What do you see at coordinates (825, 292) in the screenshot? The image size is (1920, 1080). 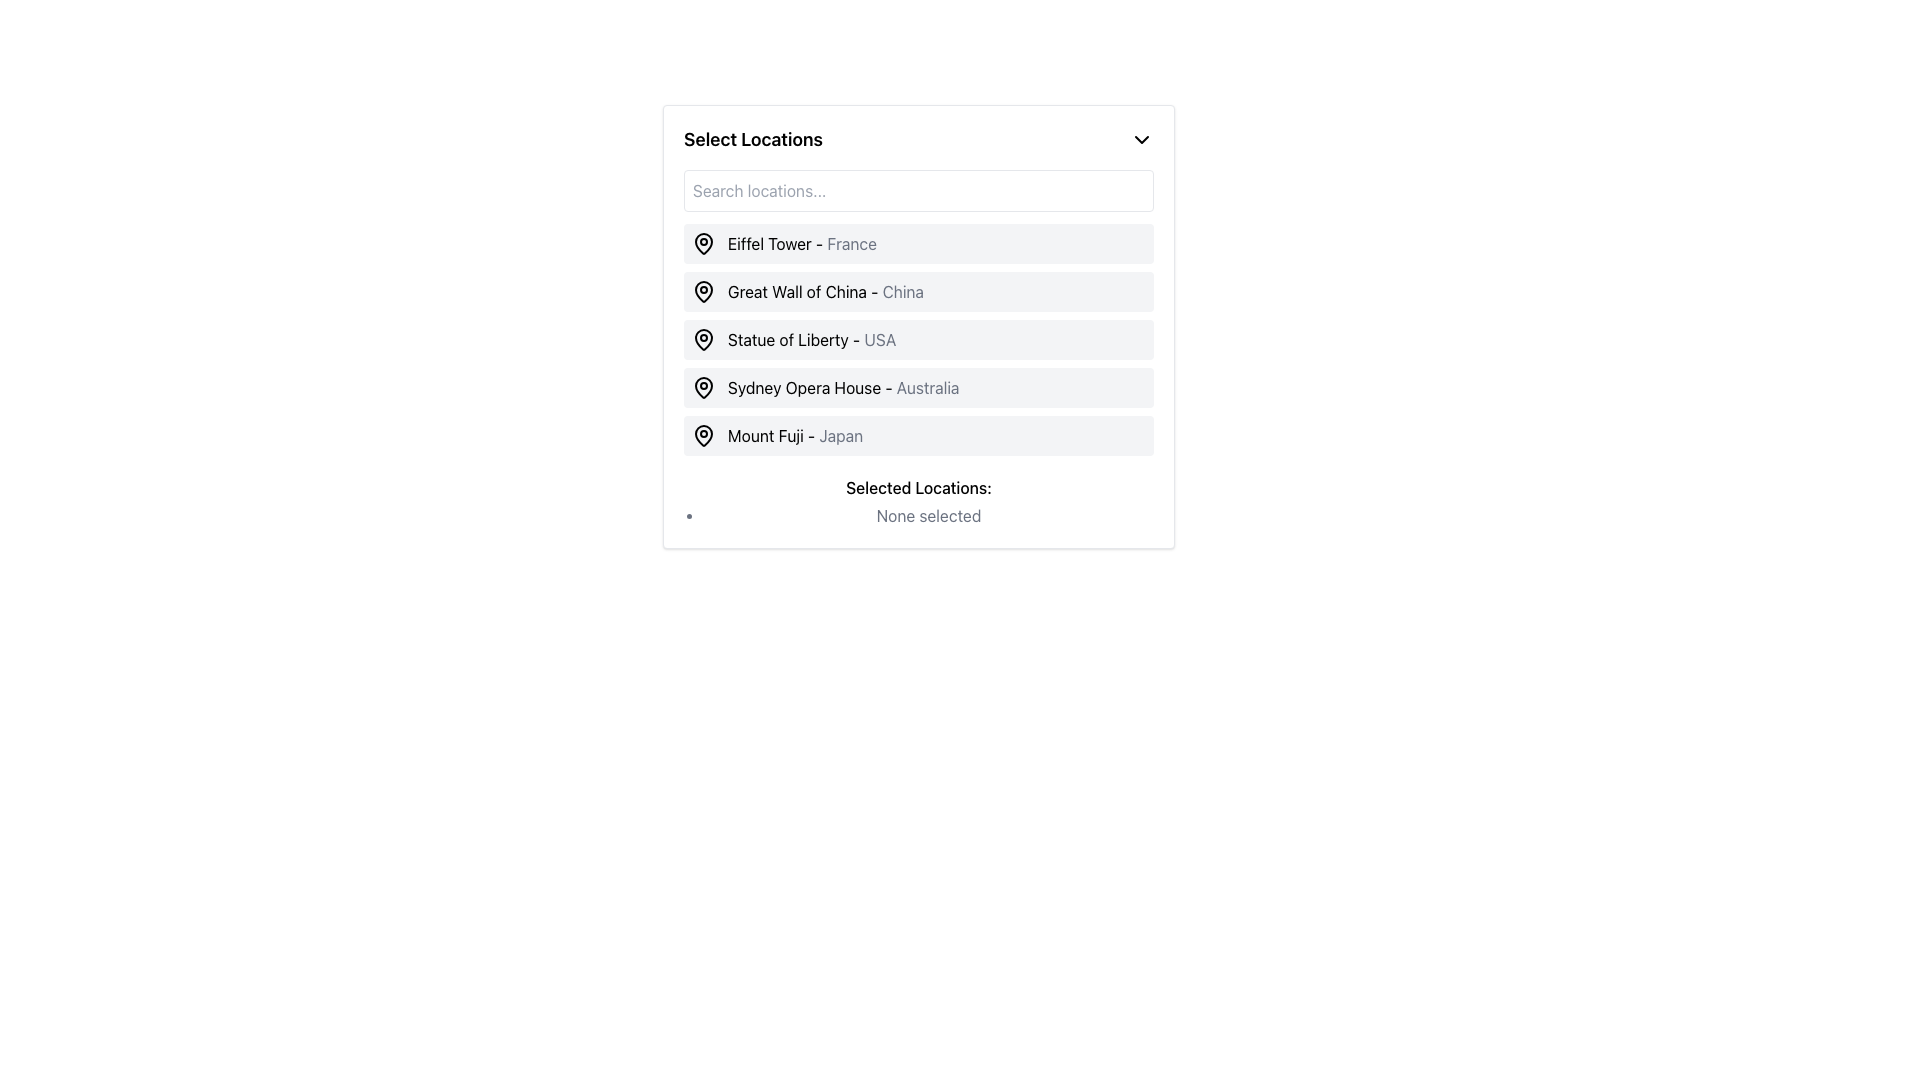 I see `the 'Great Wall of China' option in the dropdown menu` at bounding box center [825, 292].